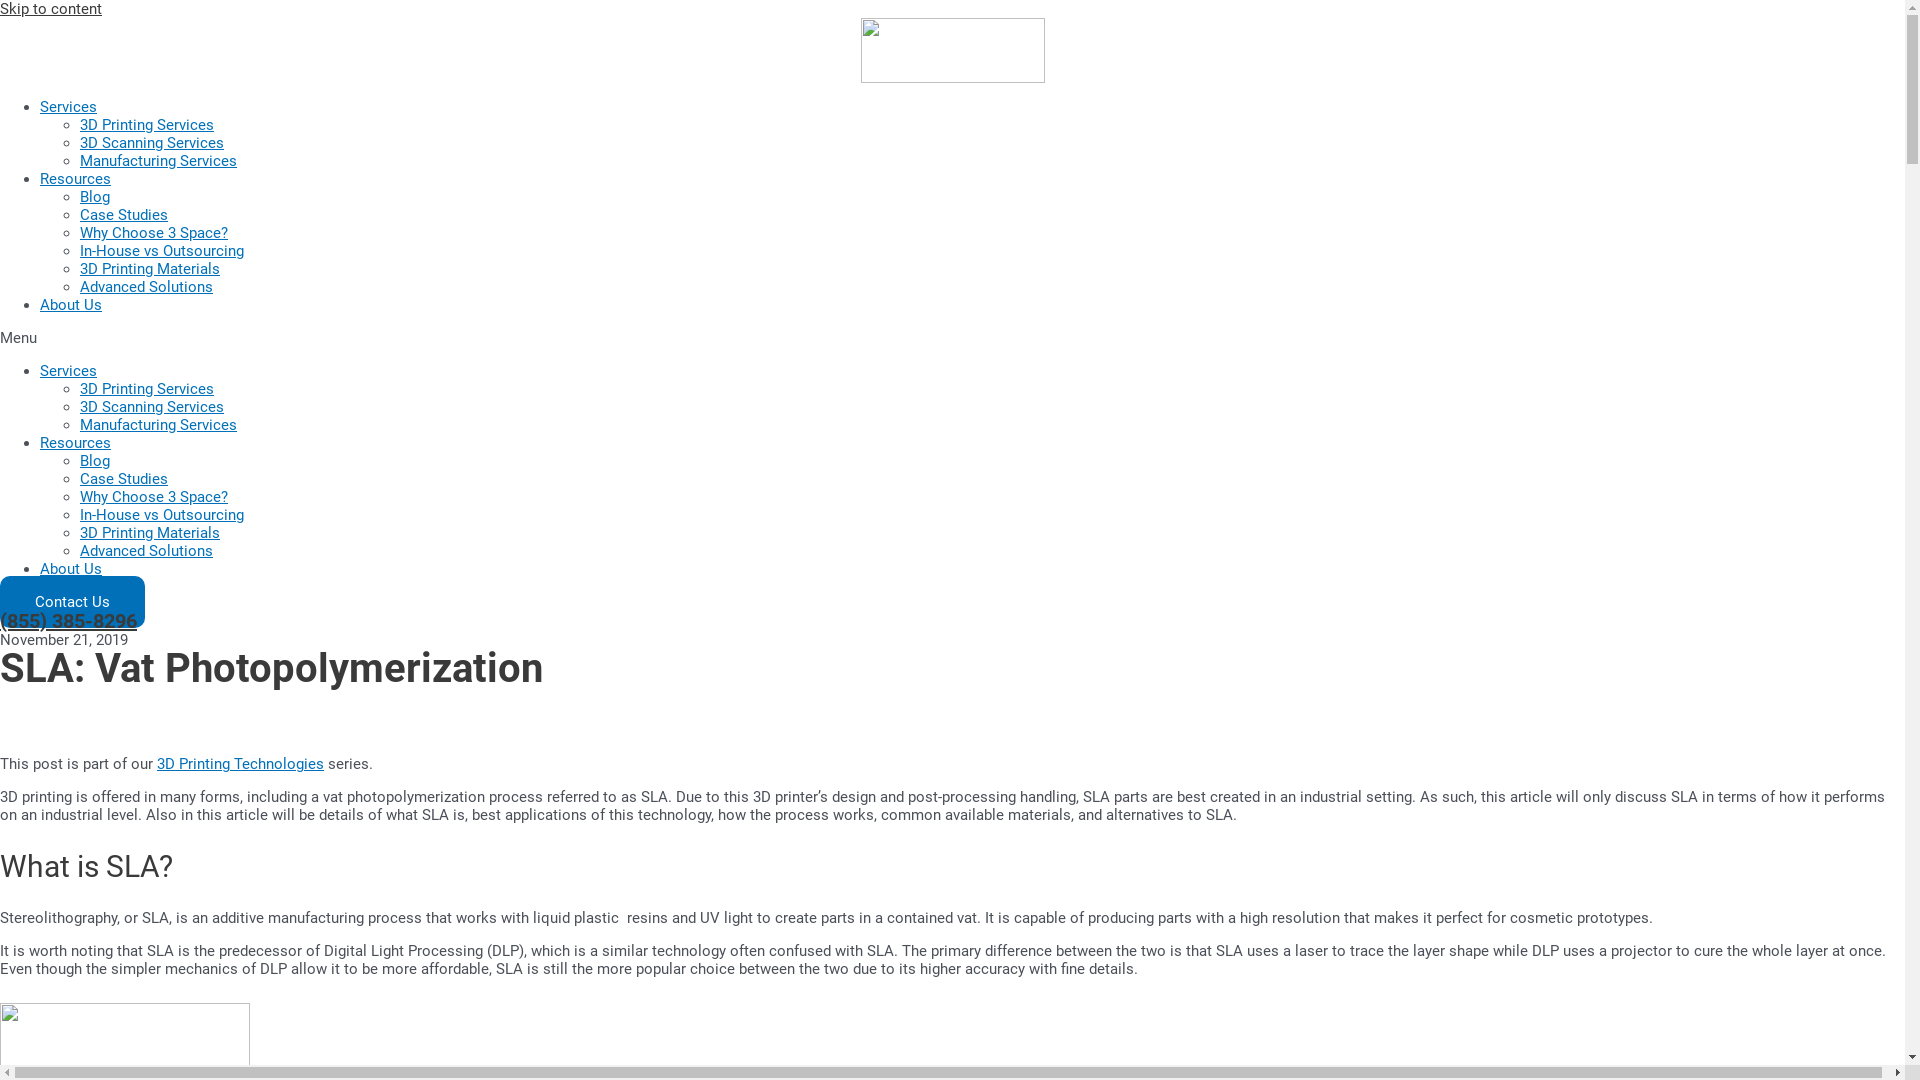 This screenshot has height=1080, width=1920. What do you see at coordinates (94, 196) in the screenshot?
I see `'Blog'` at bounding box center [94, 196].